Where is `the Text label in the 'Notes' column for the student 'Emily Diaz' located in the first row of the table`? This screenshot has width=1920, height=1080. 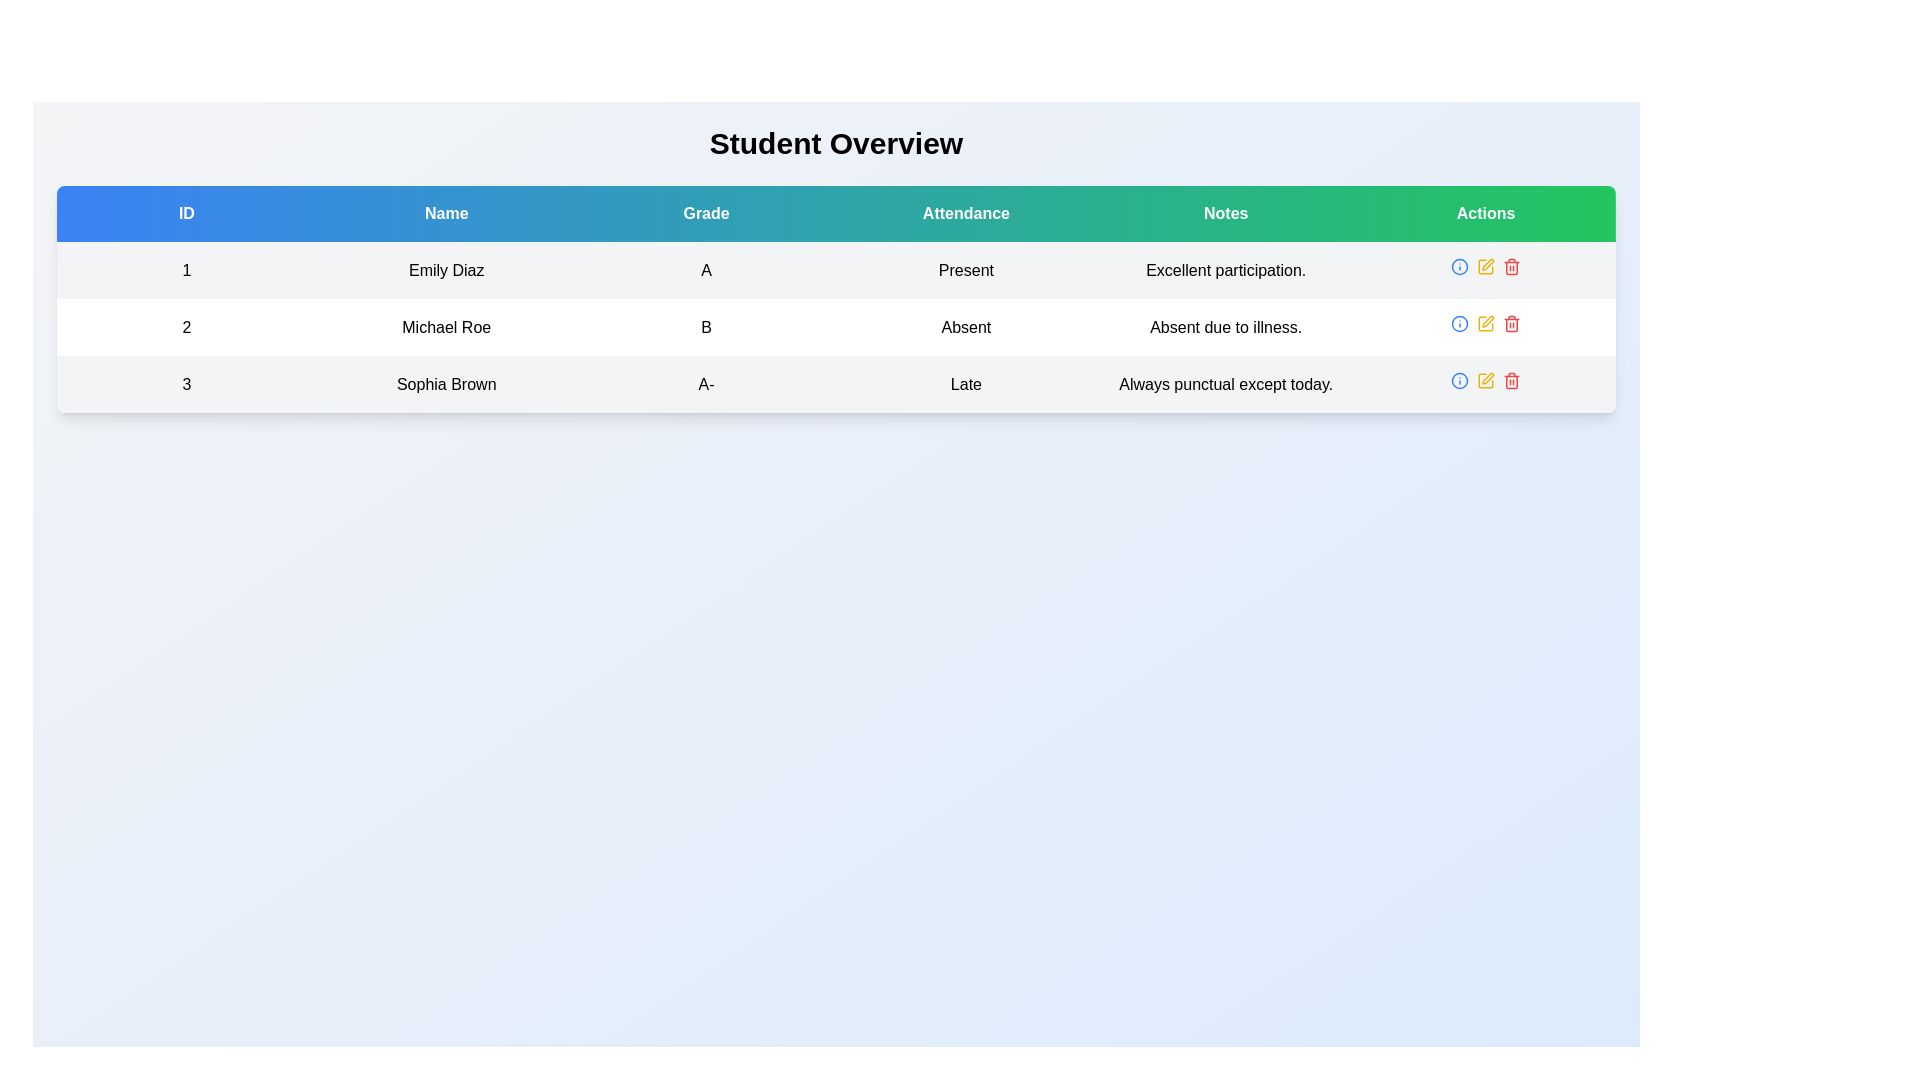
the Text label in the 'Notes' column for the student 'Emily Diaz' located in the first row of the table is located at coordinates (1225, 270).